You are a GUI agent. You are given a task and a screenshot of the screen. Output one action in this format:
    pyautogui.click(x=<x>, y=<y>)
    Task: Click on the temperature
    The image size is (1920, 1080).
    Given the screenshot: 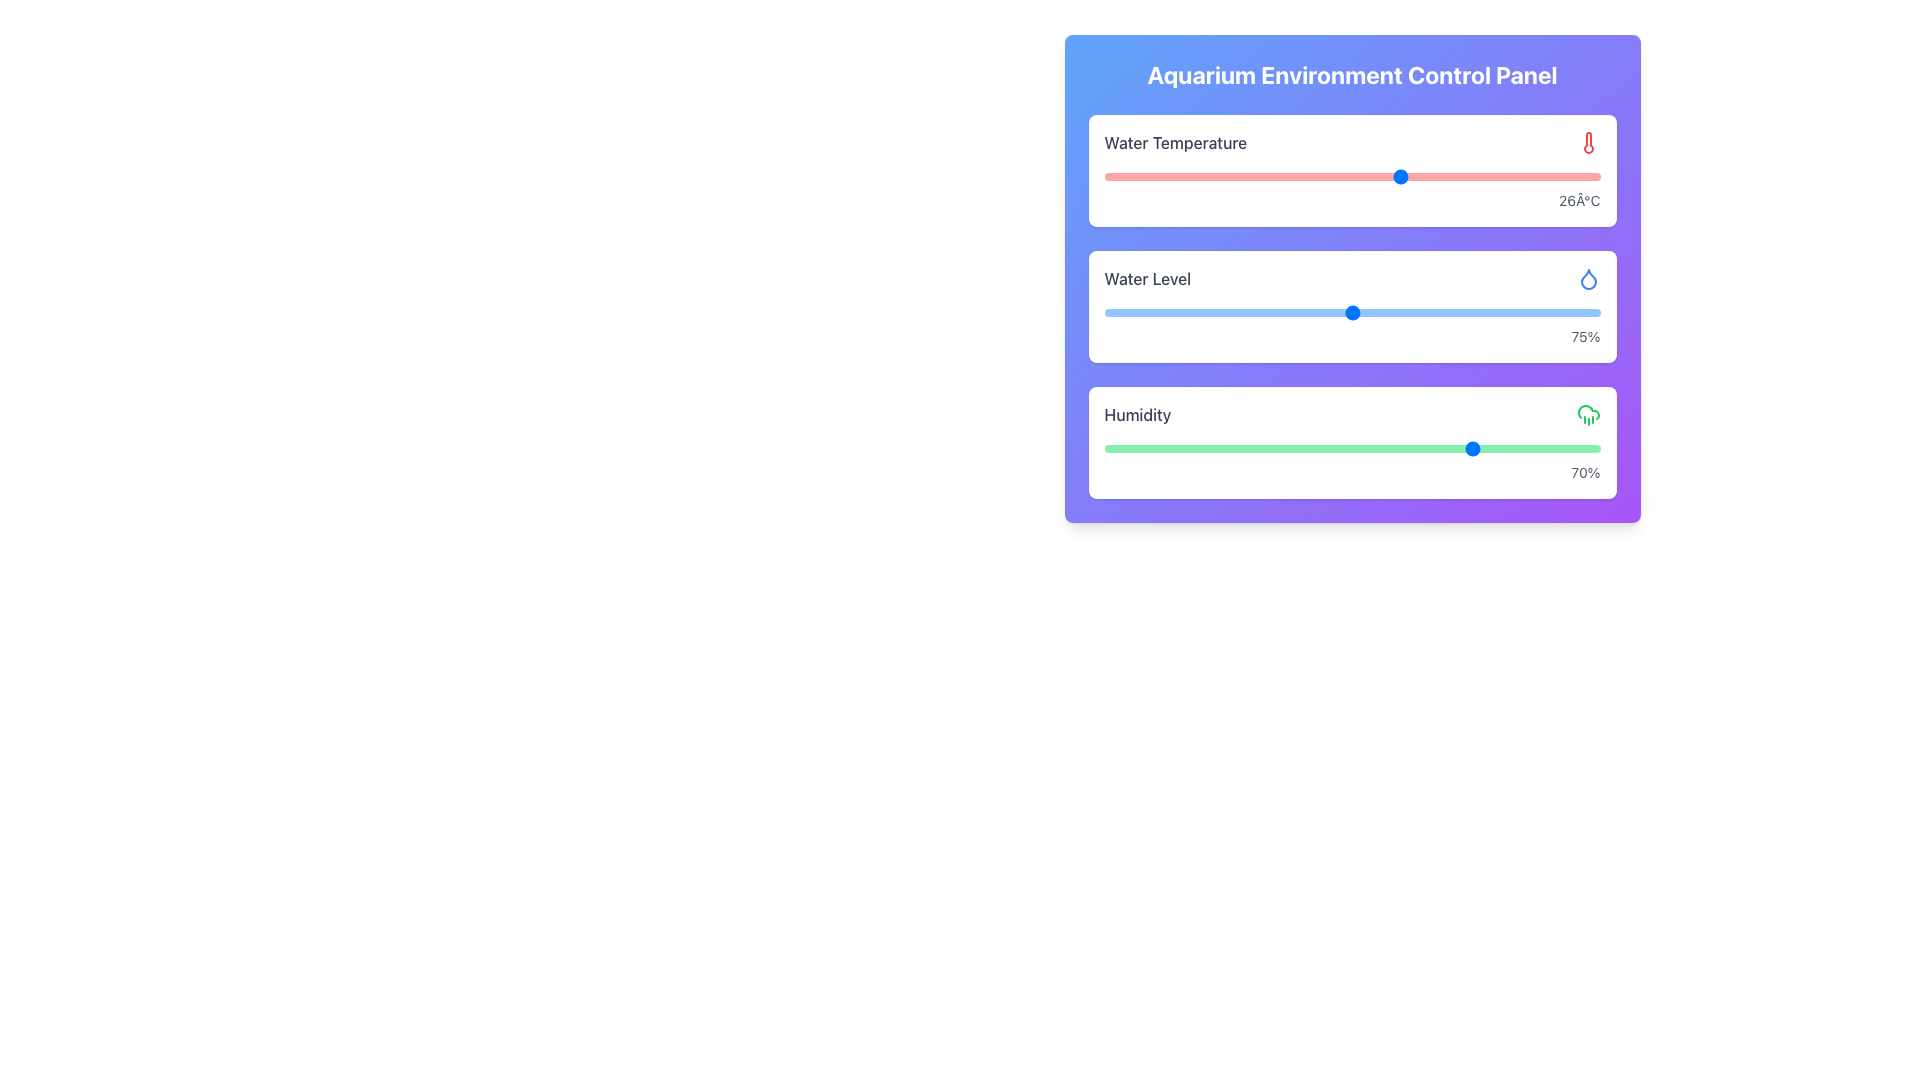 What is the action you would take?
    pyautogui.click(x=1202, y=176)
    